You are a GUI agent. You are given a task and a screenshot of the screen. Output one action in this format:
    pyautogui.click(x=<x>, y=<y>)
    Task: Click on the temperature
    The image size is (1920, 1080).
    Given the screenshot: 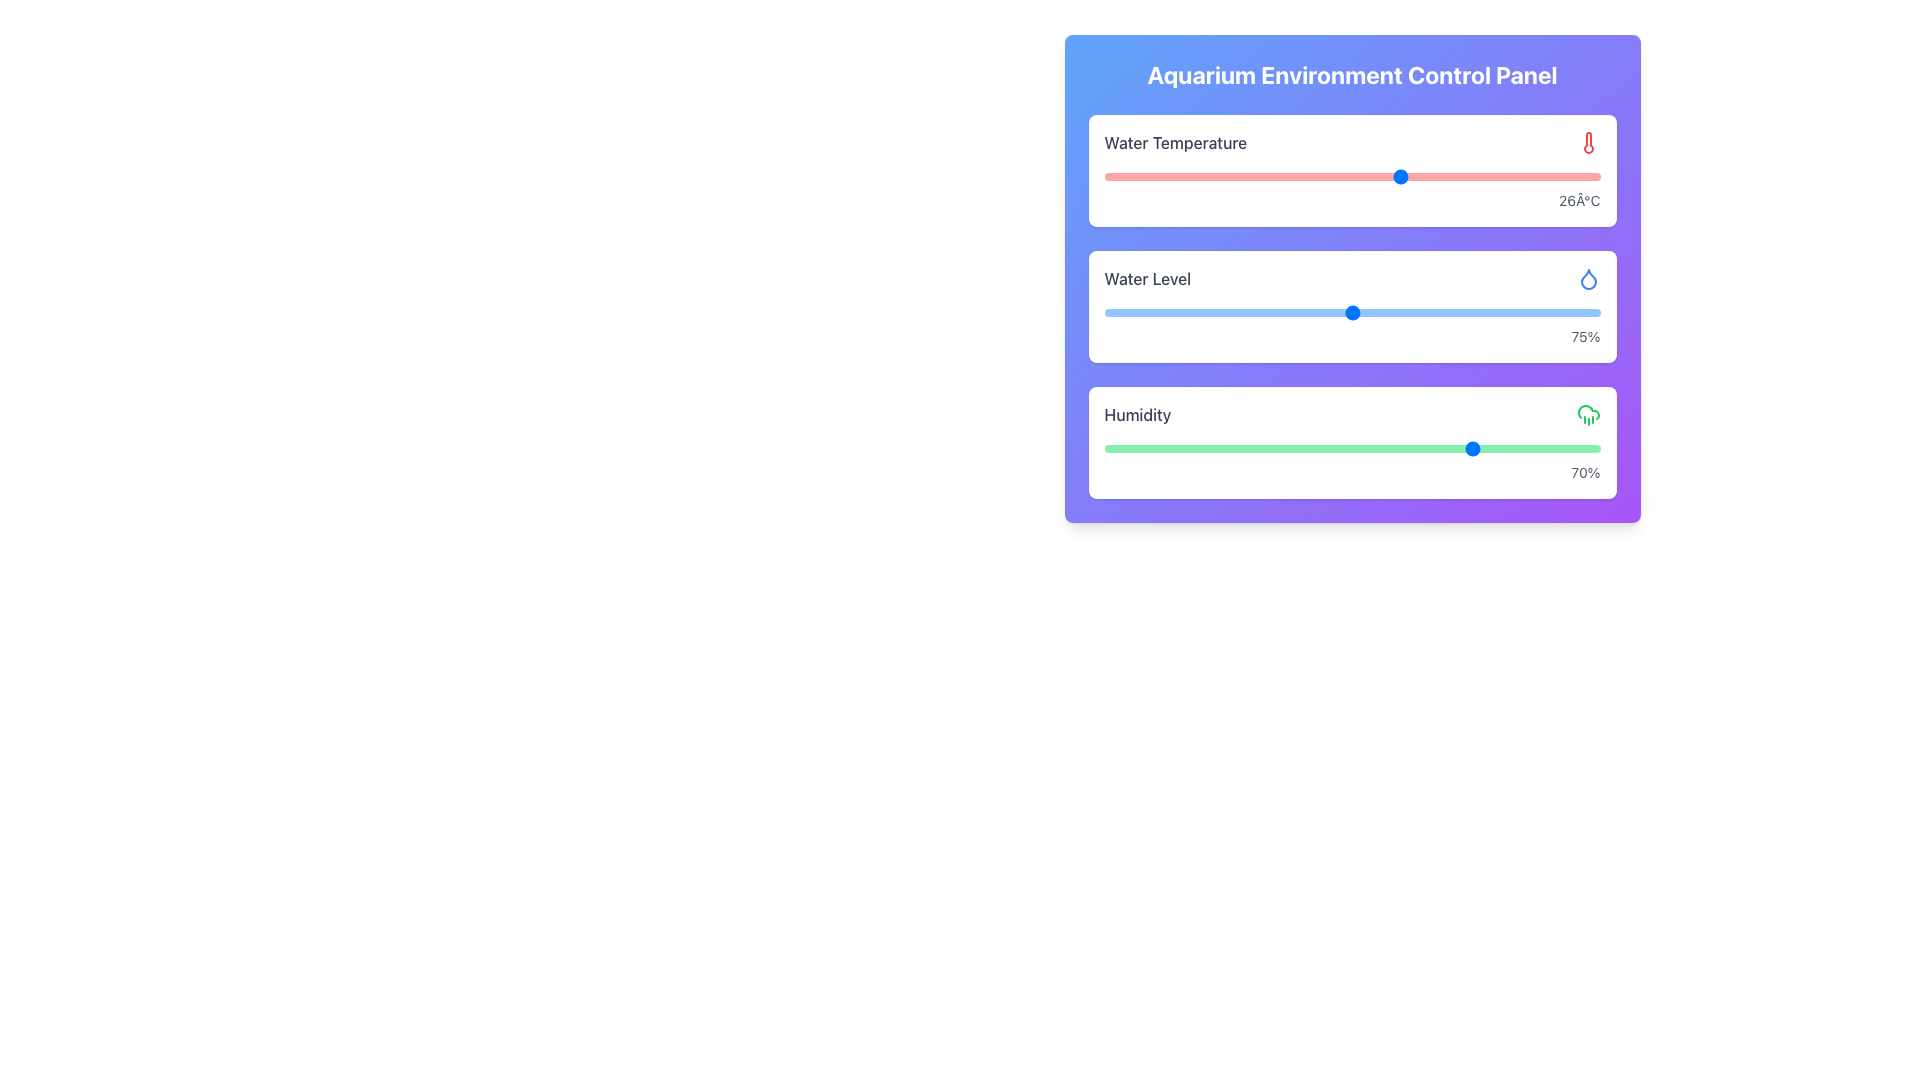 What is the action you would take?
    pyautogui.click(x=1202, y=176)
    